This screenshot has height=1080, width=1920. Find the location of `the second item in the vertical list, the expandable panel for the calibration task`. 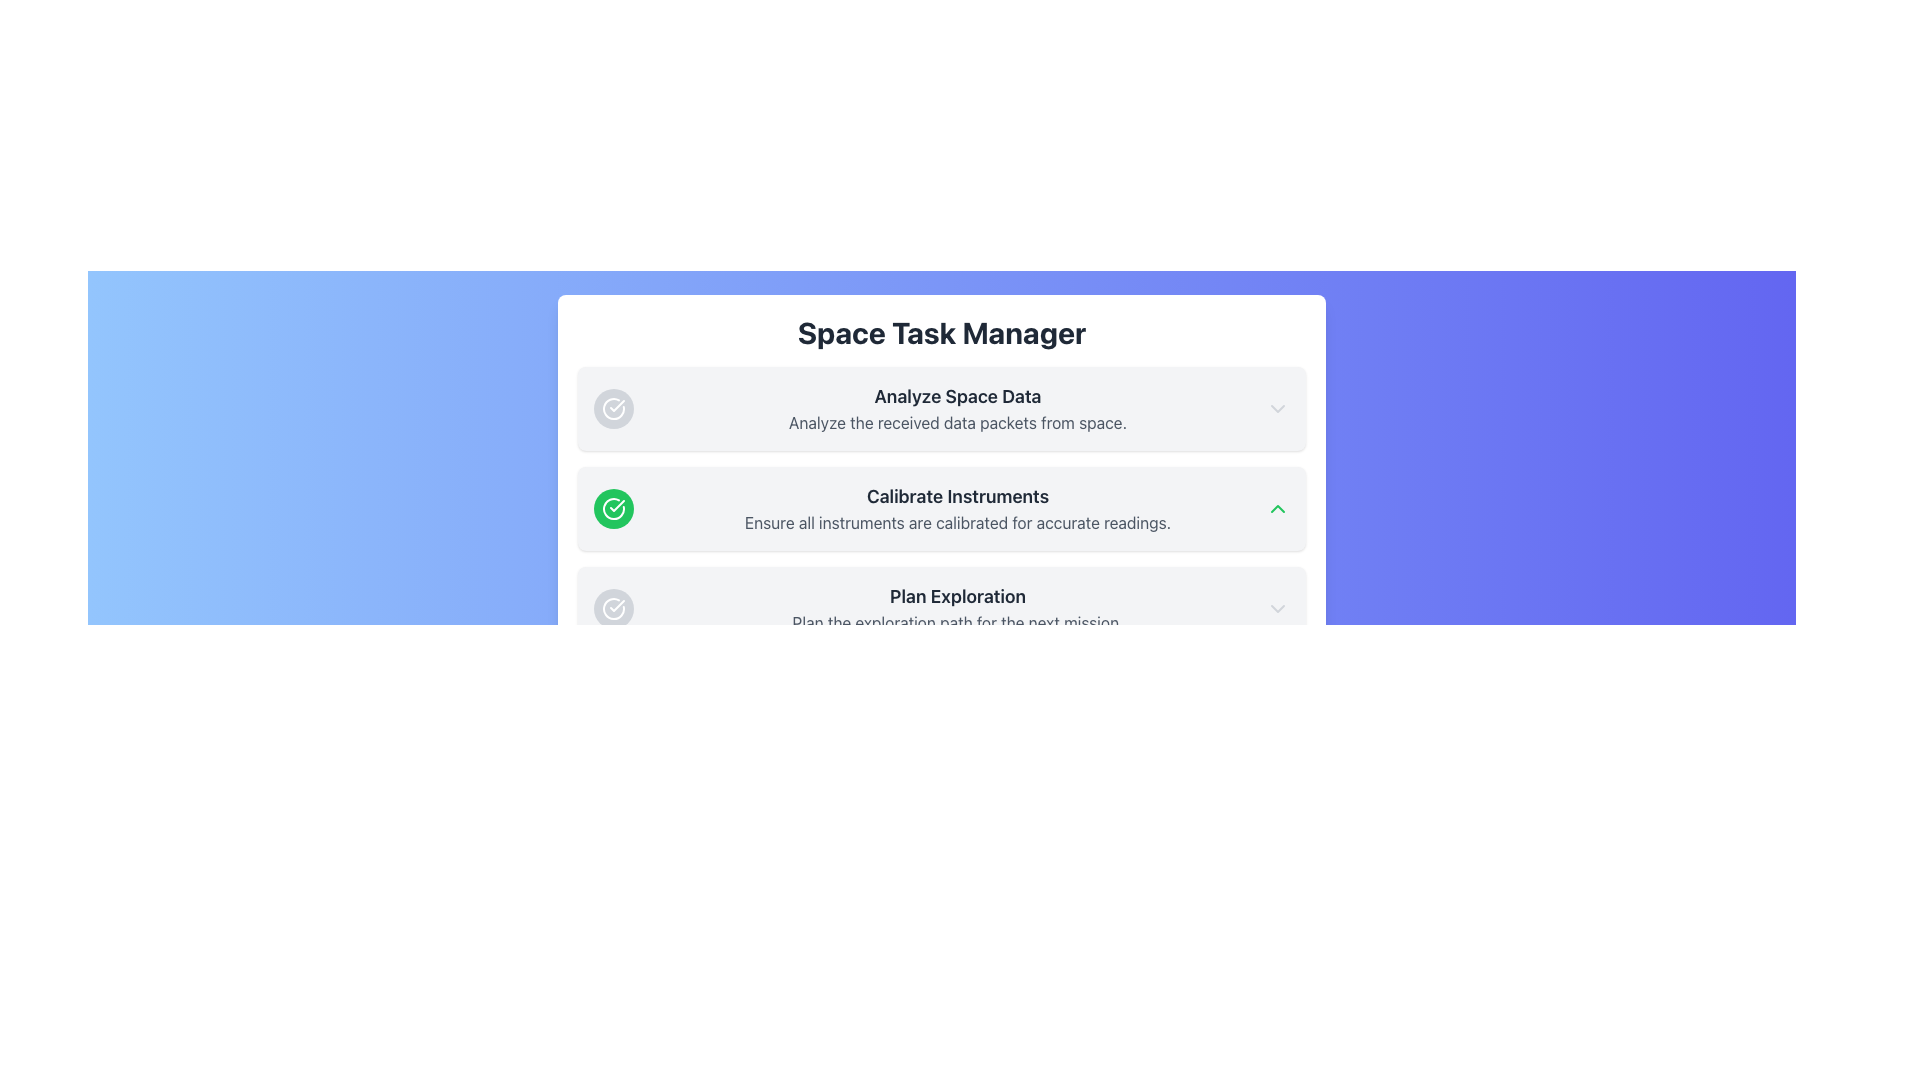

the second item in the vertical list, the expandable panel for the calibration task is located at coordinates (940, 514).